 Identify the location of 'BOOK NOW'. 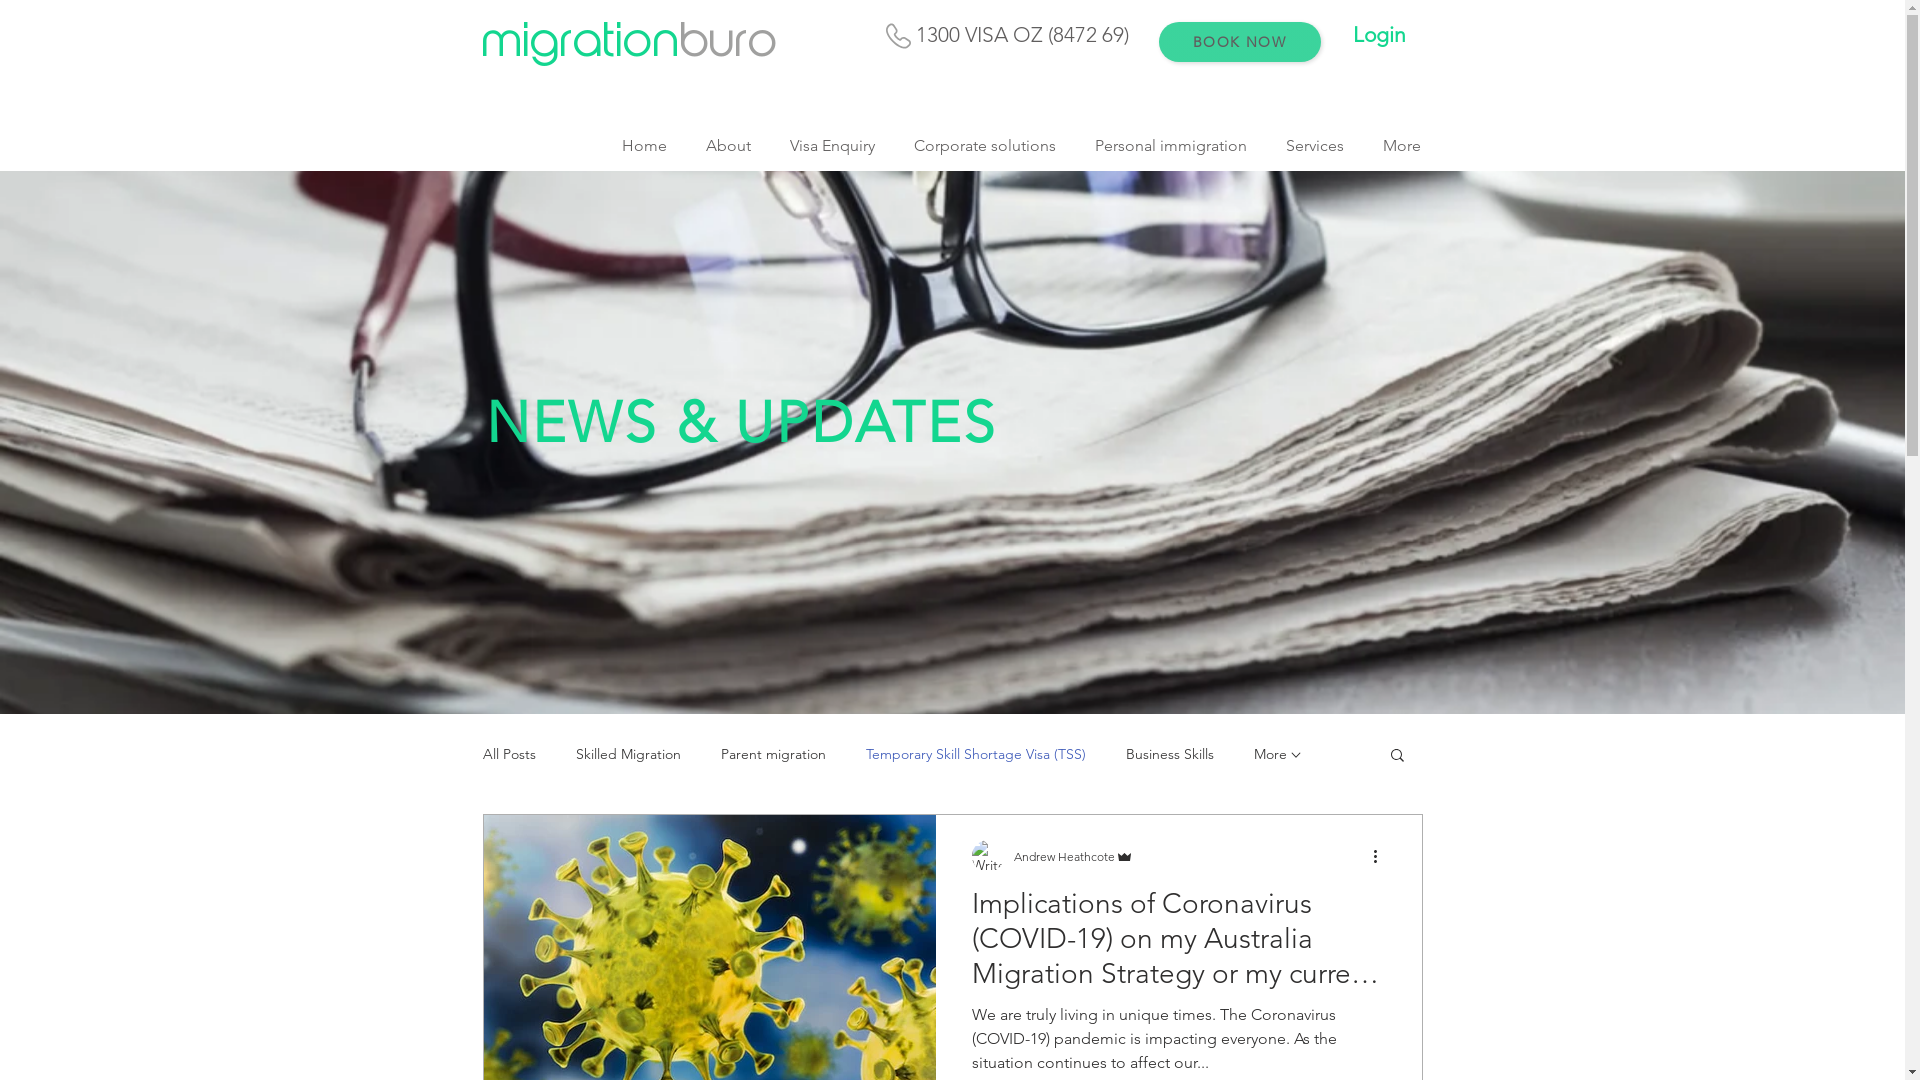
(1237, 42).